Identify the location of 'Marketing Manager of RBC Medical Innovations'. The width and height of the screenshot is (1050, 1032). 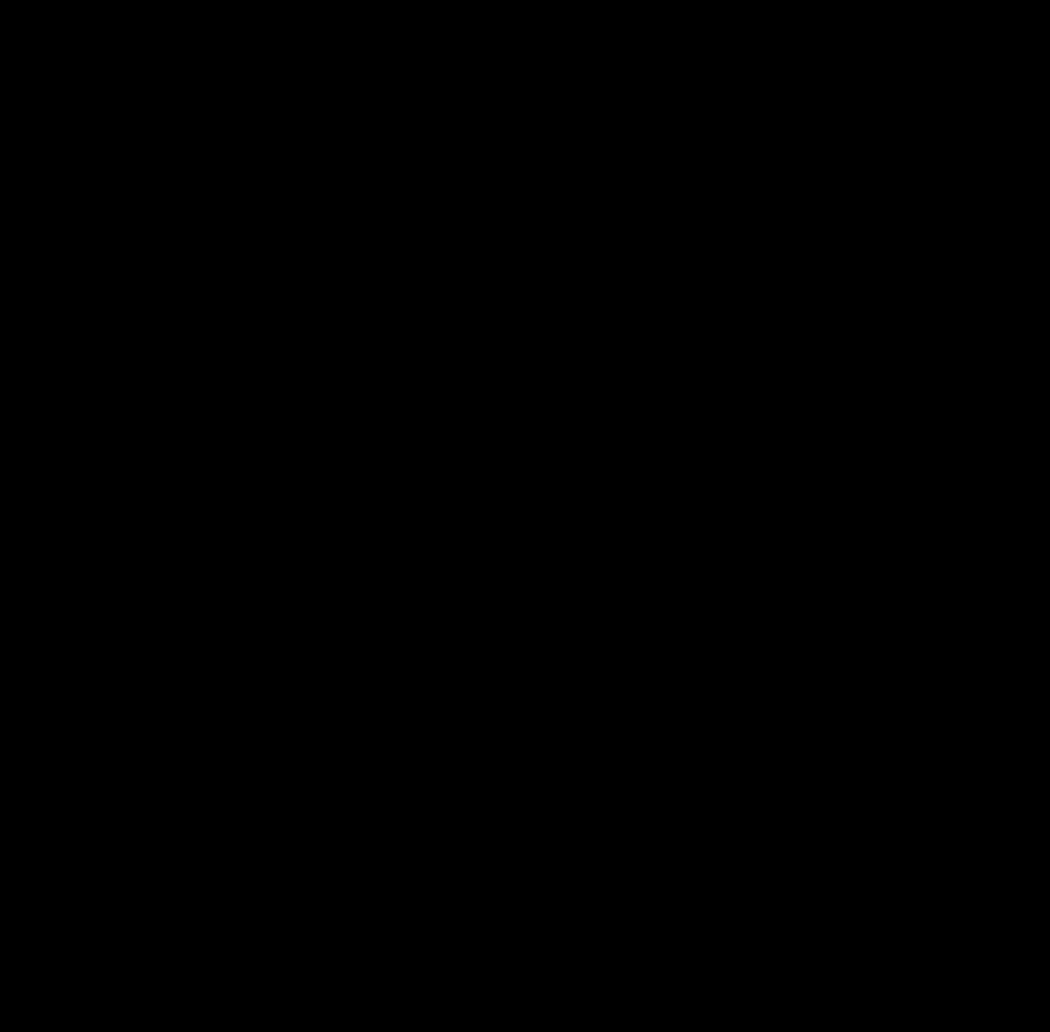
(429, 589).